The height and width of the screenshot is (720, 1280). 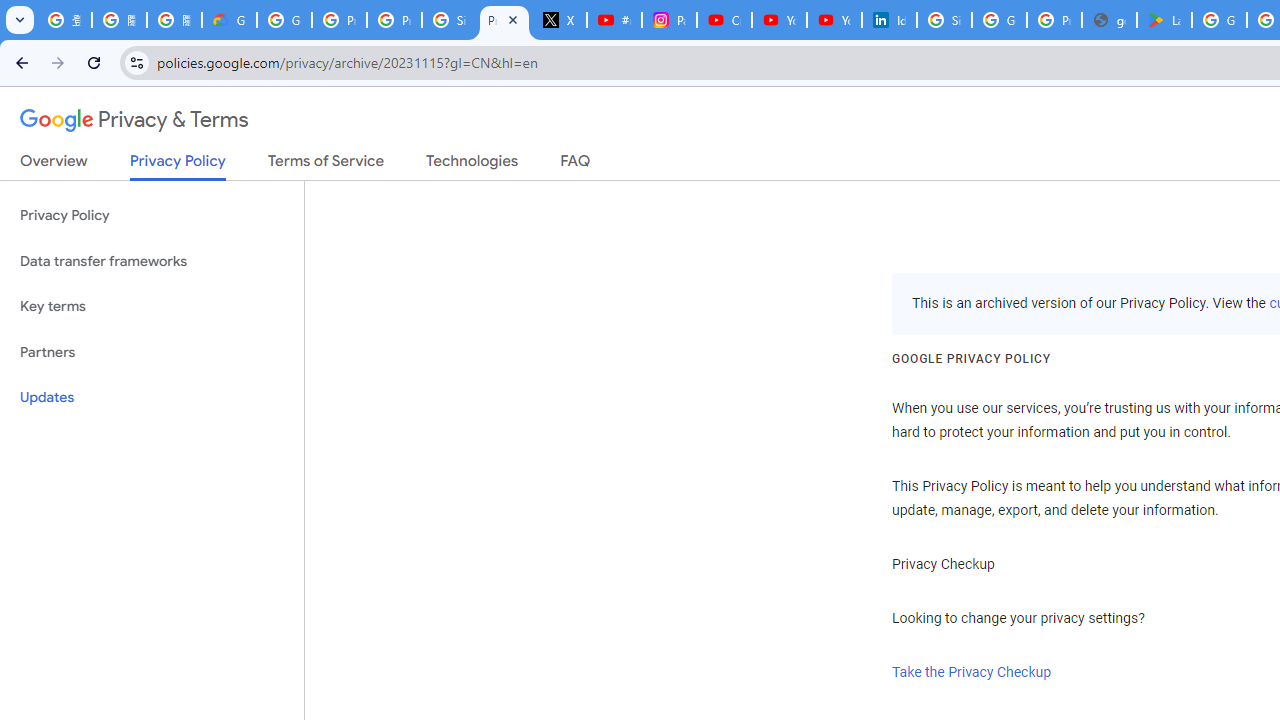 I want to click on 'Key terms', so click(x=151, y=306).